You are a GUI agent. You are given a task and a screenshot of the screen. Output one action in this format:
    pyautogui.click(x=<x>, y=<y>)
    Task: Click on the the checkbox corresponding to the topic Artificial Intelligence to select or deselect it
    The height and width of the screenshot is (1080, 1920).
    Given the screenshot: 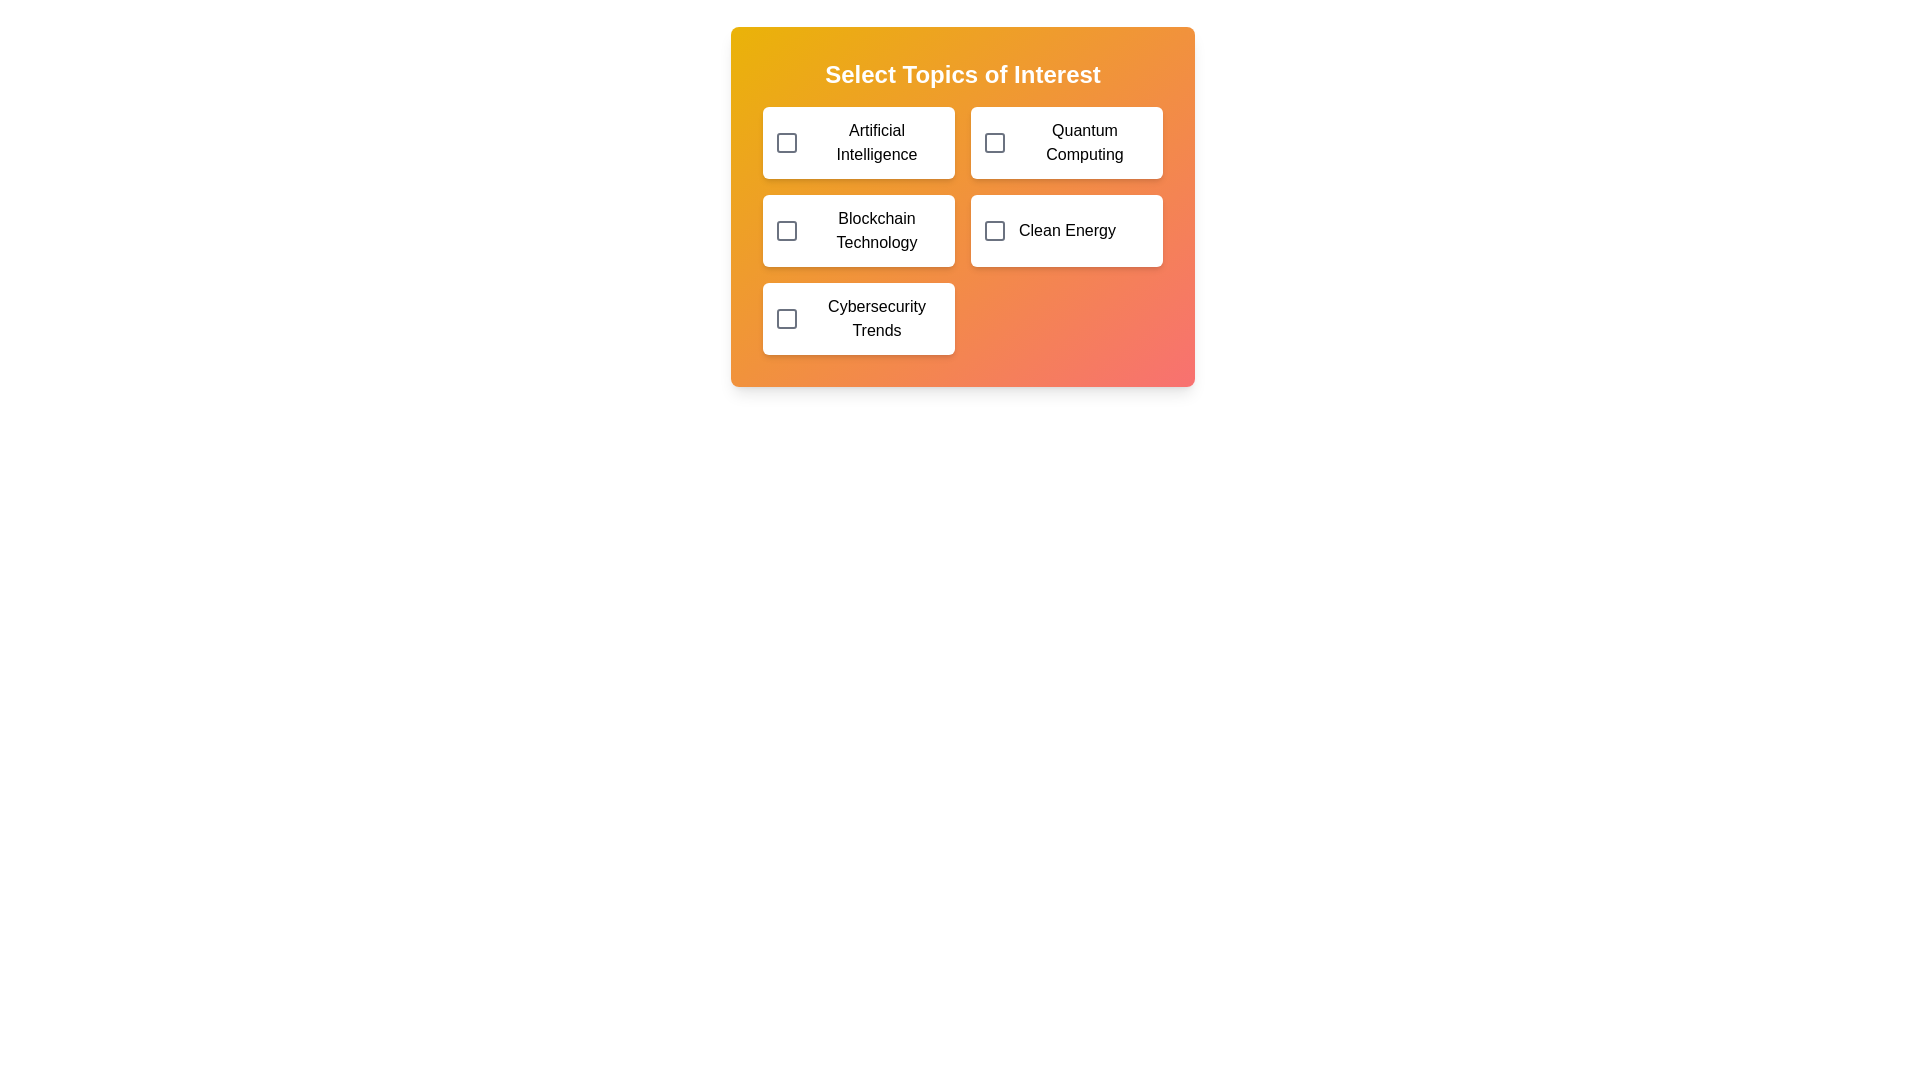 What is the action you would take?
    pyautogui.click(x=786, y=141)
    